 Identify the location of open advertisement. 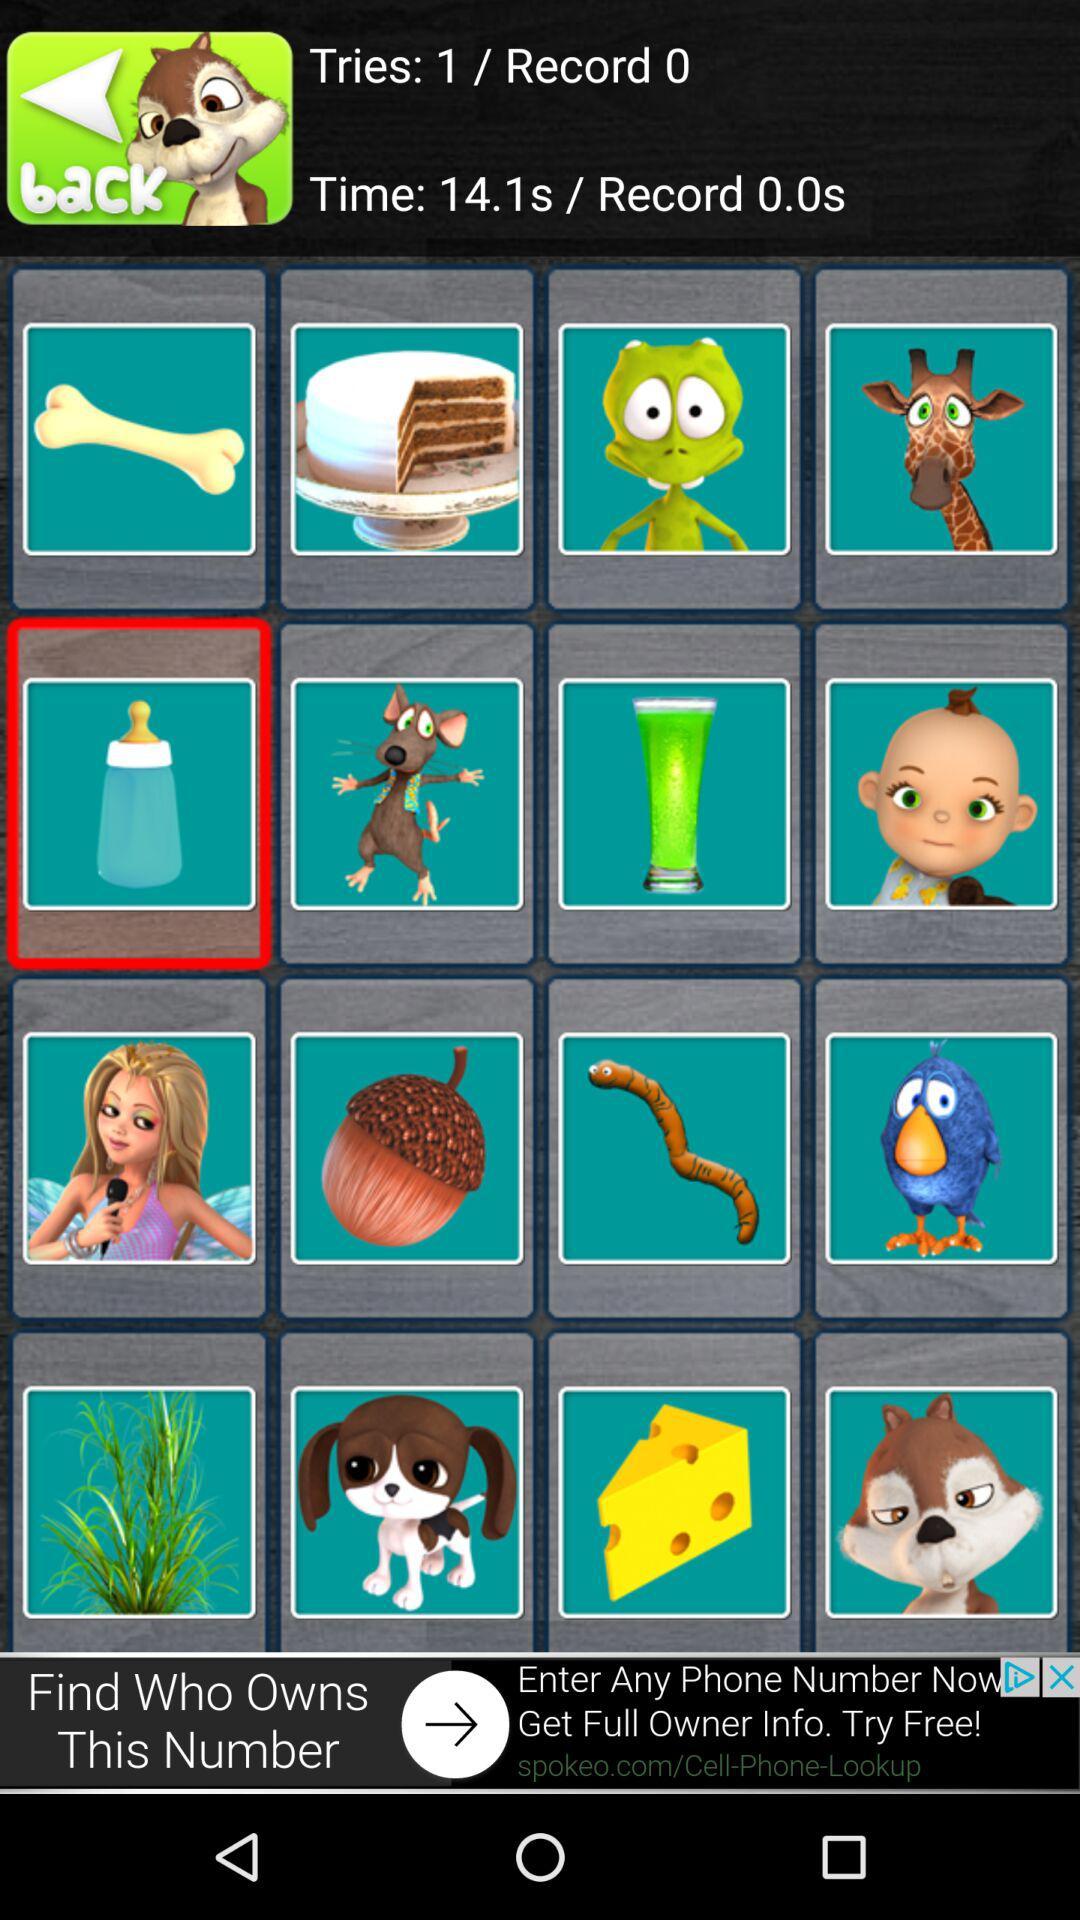
(540, 1722).